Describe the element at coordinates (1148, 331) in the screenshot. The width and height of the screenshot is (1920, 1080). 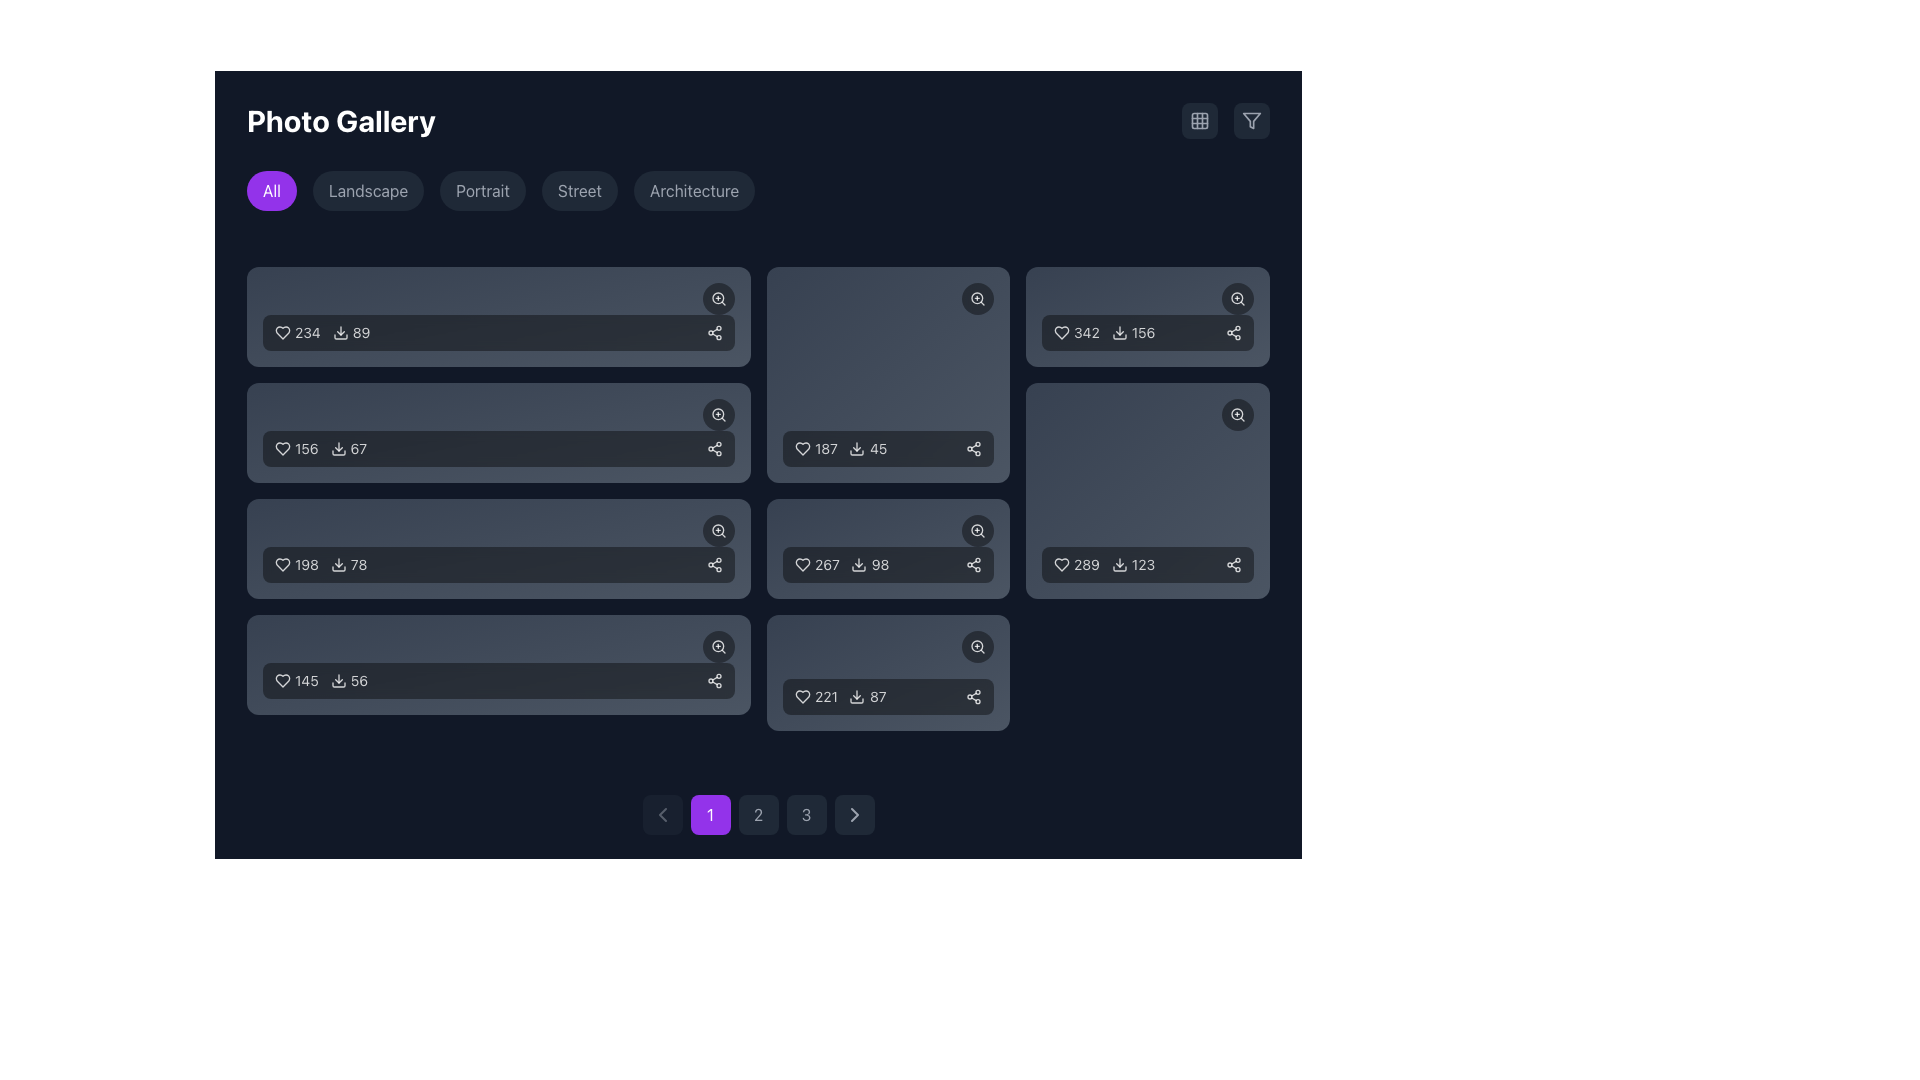
I see `the Info display tile that shows 'likes', 'downloads', and 'shares' with a dark semi-transparent background and rounded corners` at that location.